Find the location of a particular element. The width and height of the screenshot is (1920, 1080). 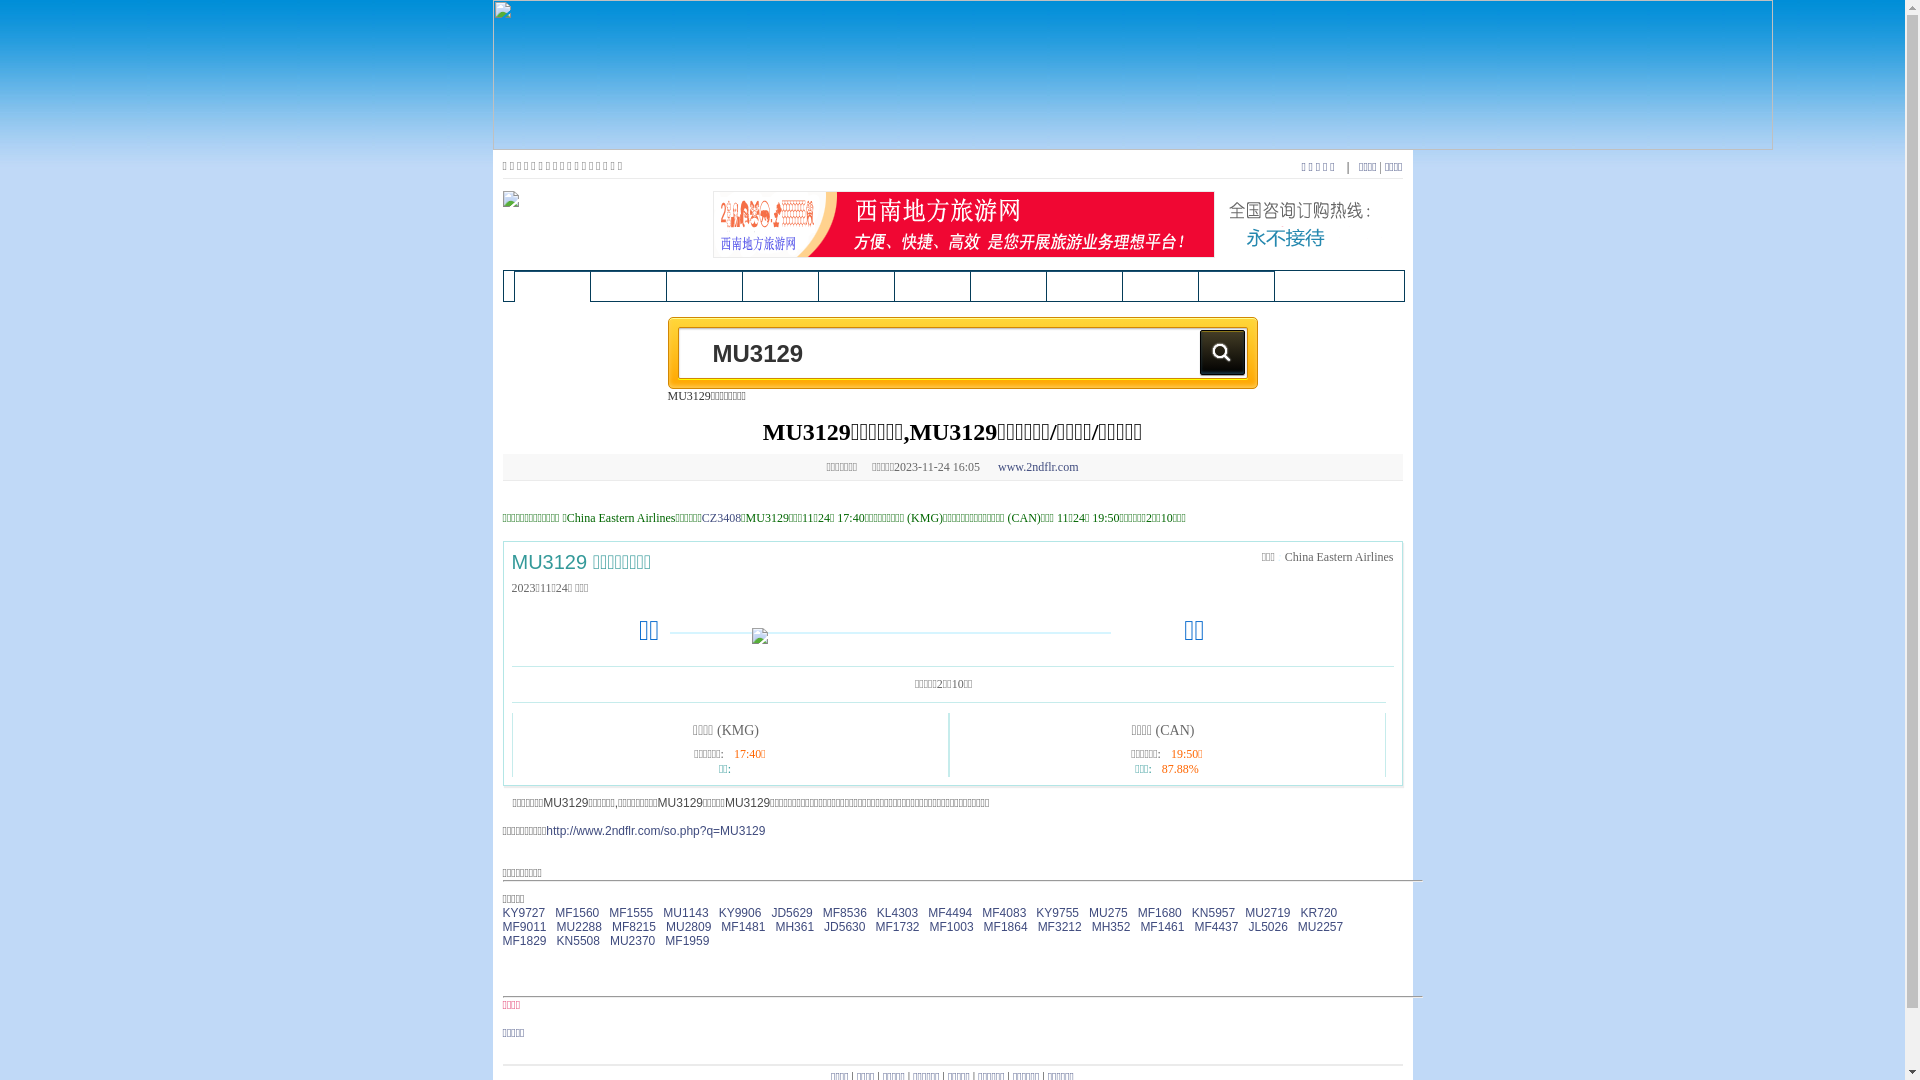

'MF8215' is located at coordinates (632, 926).